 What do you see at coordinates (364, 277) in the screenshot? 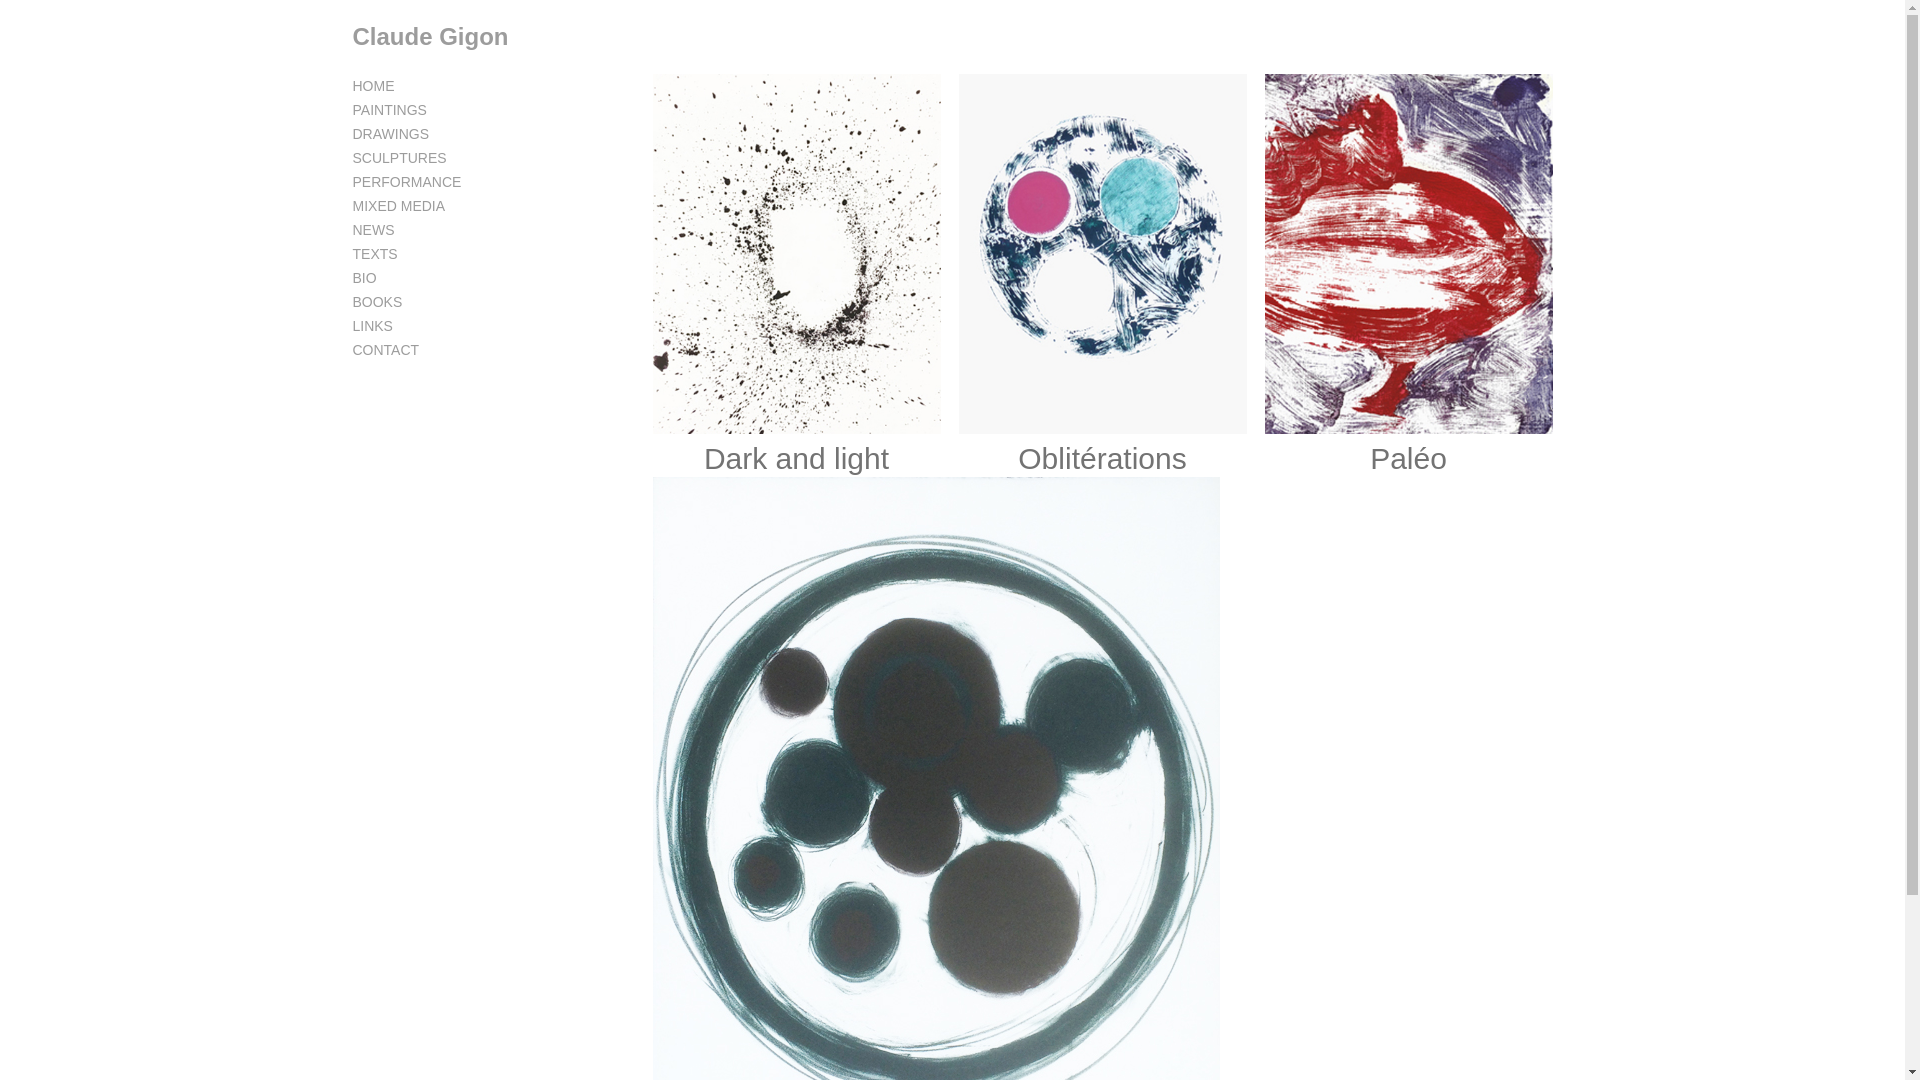
I see `'BIO'` at bounding box center [364, 277].